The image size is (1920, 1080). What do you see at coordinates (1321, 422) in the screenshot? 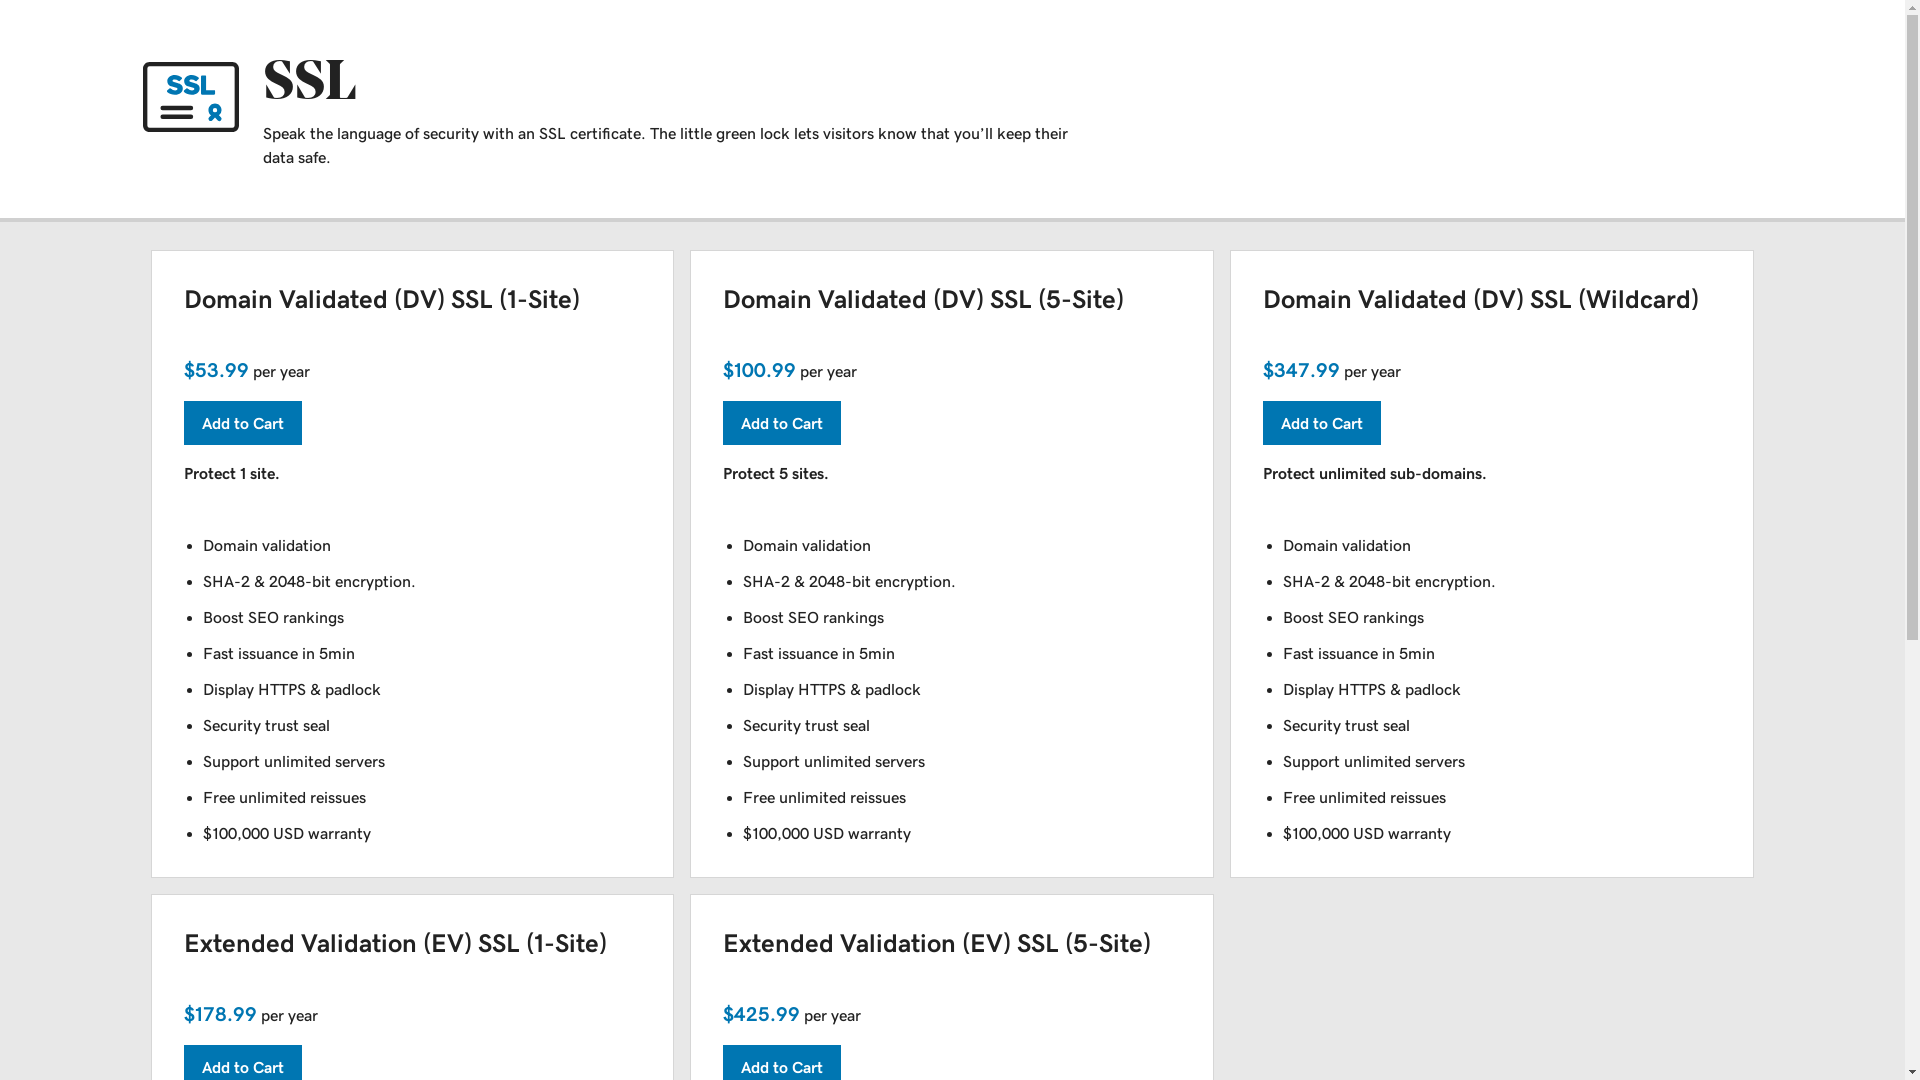
I see `'Add to Cart'` at bounding box center [1321, 422].